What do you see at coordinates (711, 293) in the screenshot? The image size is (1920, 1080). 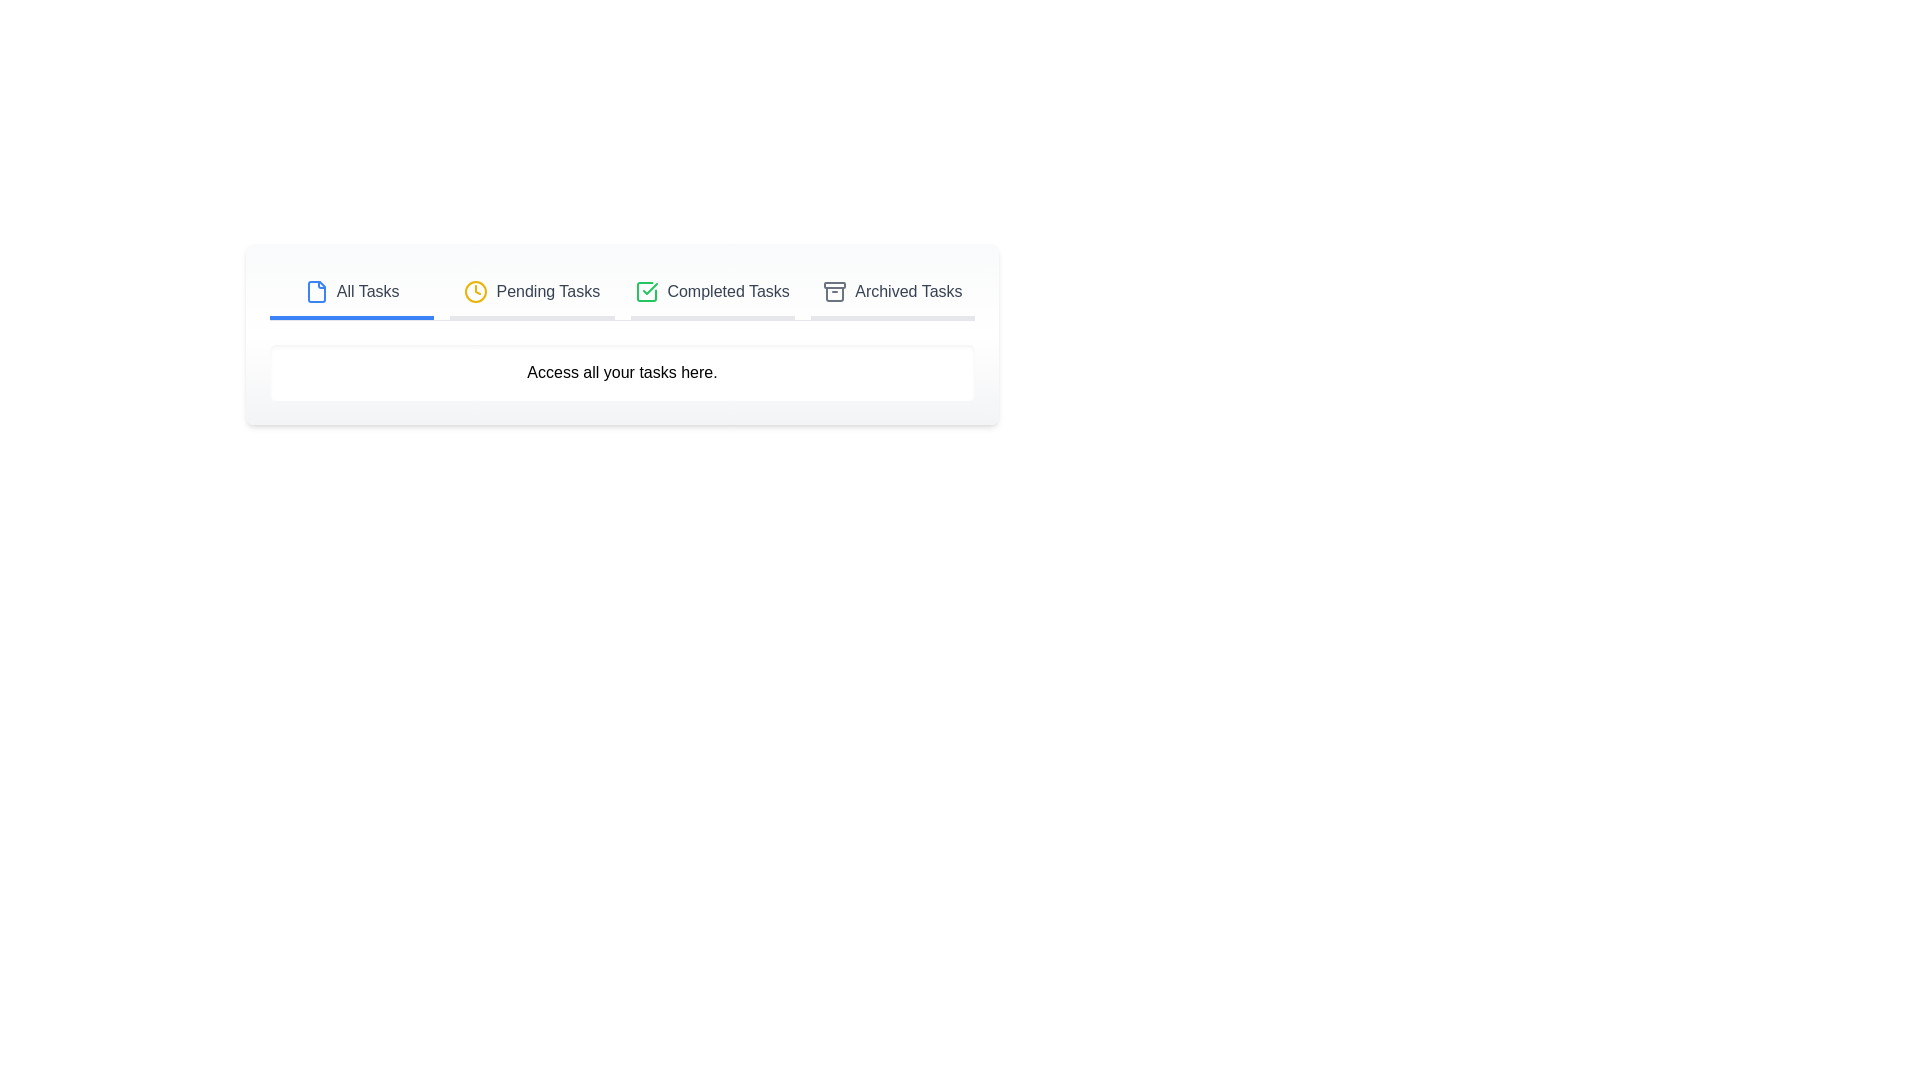 I see `the tab corresponding to Completed Tasks` at bounding box center [711, 293].